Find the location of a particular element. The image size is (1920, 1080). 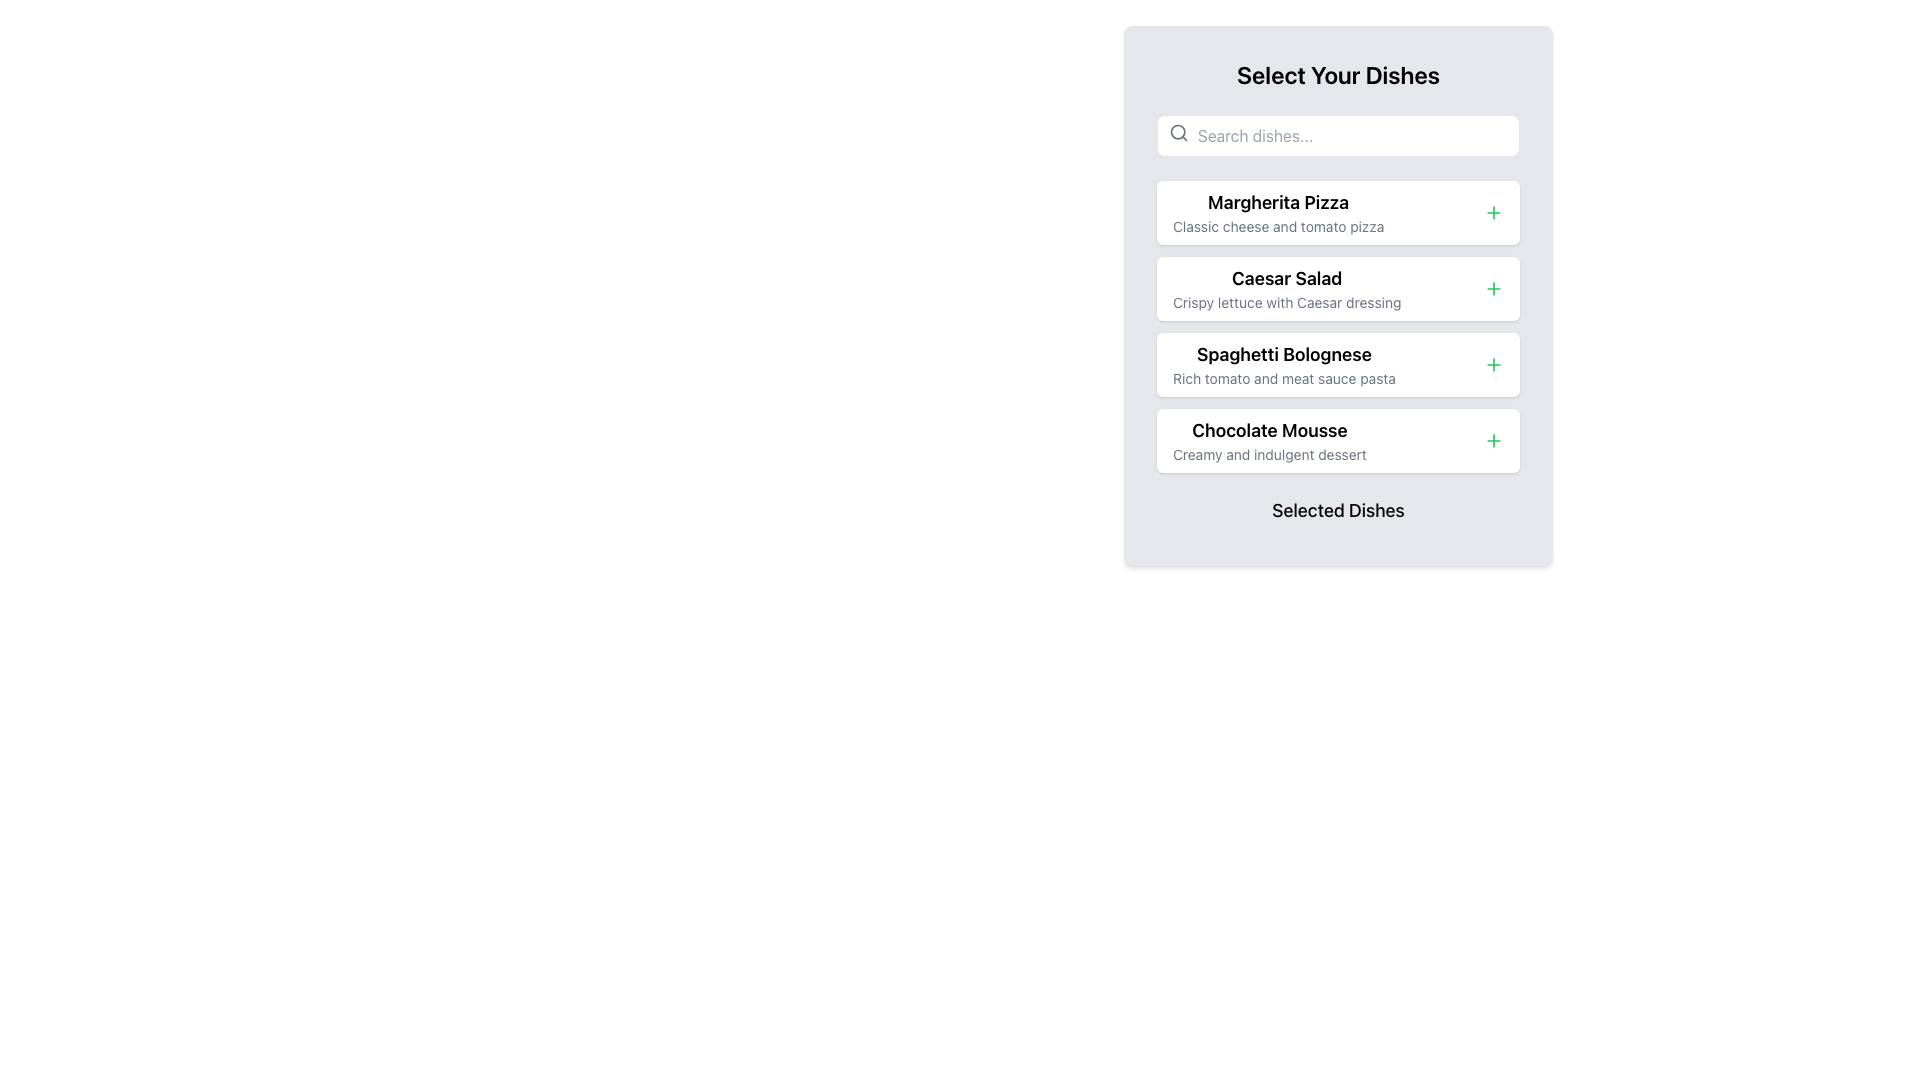

the text element reading 'Rich tomato and meat sauce pasta', which is styled in a small gray font and located below the heading 'Spaghetti Bolognese' in the menu item panel is located at coordinates (1284, 378).